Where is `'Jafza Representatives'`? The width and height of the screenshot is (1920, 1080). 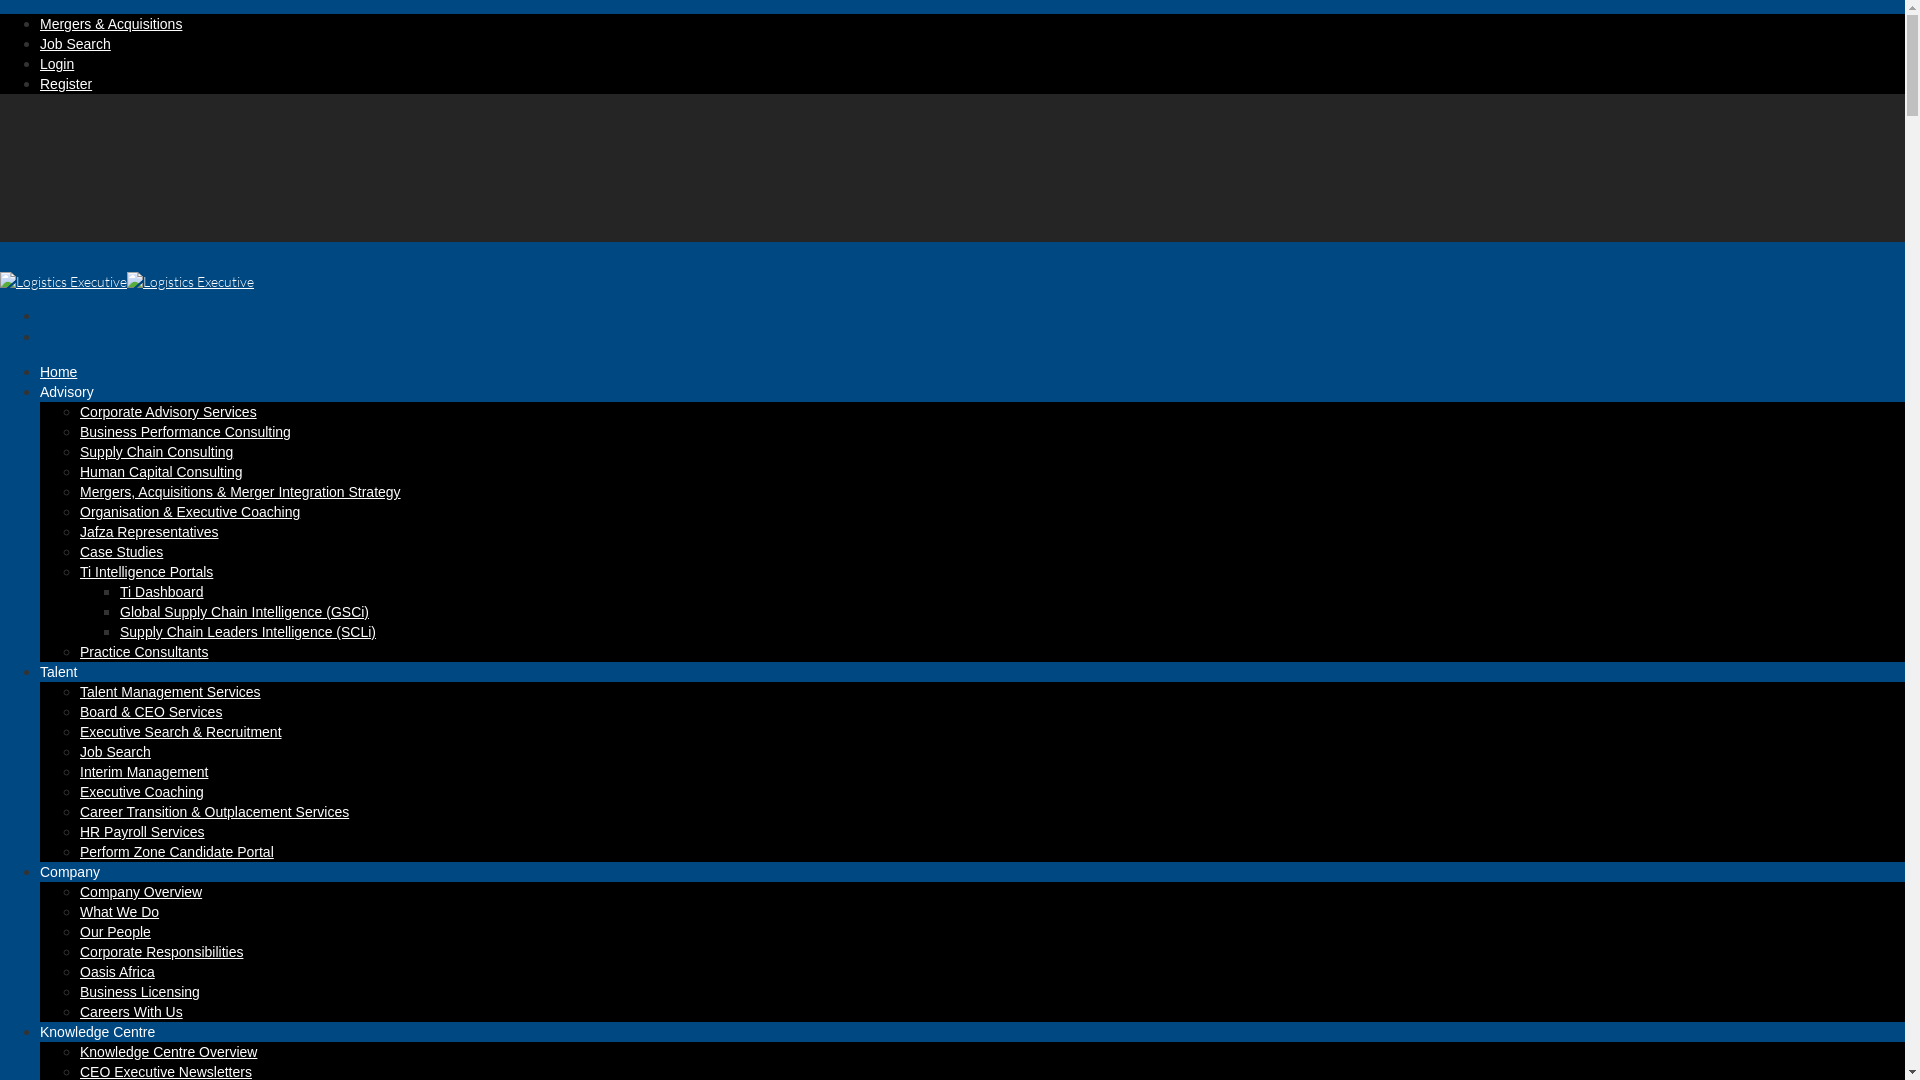
'Jafza Representatives' is located at coordinates (148, 531).